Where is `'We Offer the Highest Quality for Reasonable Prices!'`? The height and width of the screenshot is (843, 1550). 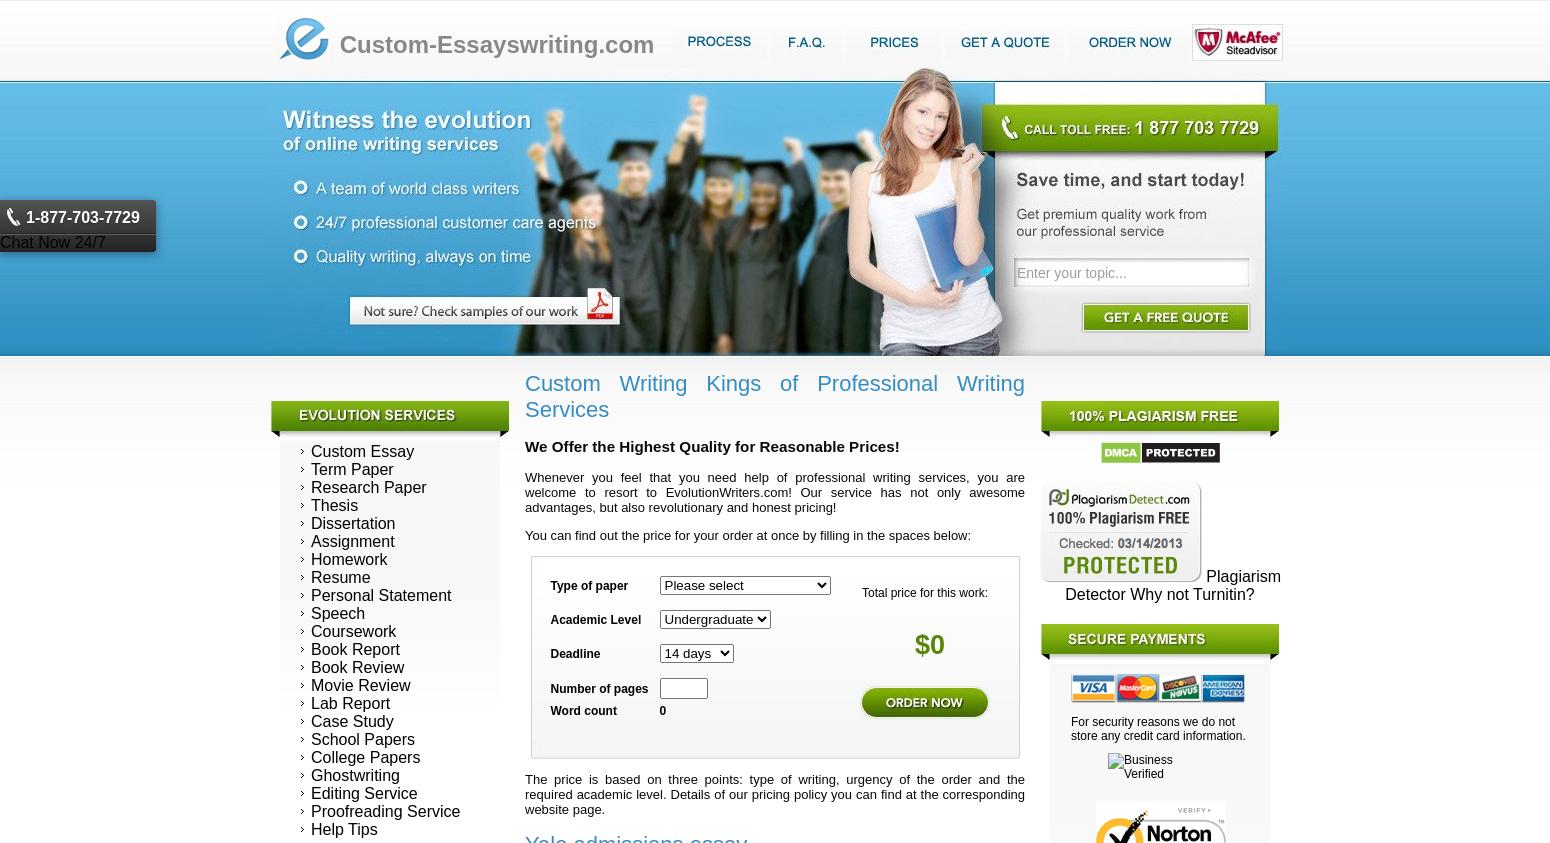 'We Offer the Highest Quality for Reasonable Prices!' is located at coordinates (712, 445).